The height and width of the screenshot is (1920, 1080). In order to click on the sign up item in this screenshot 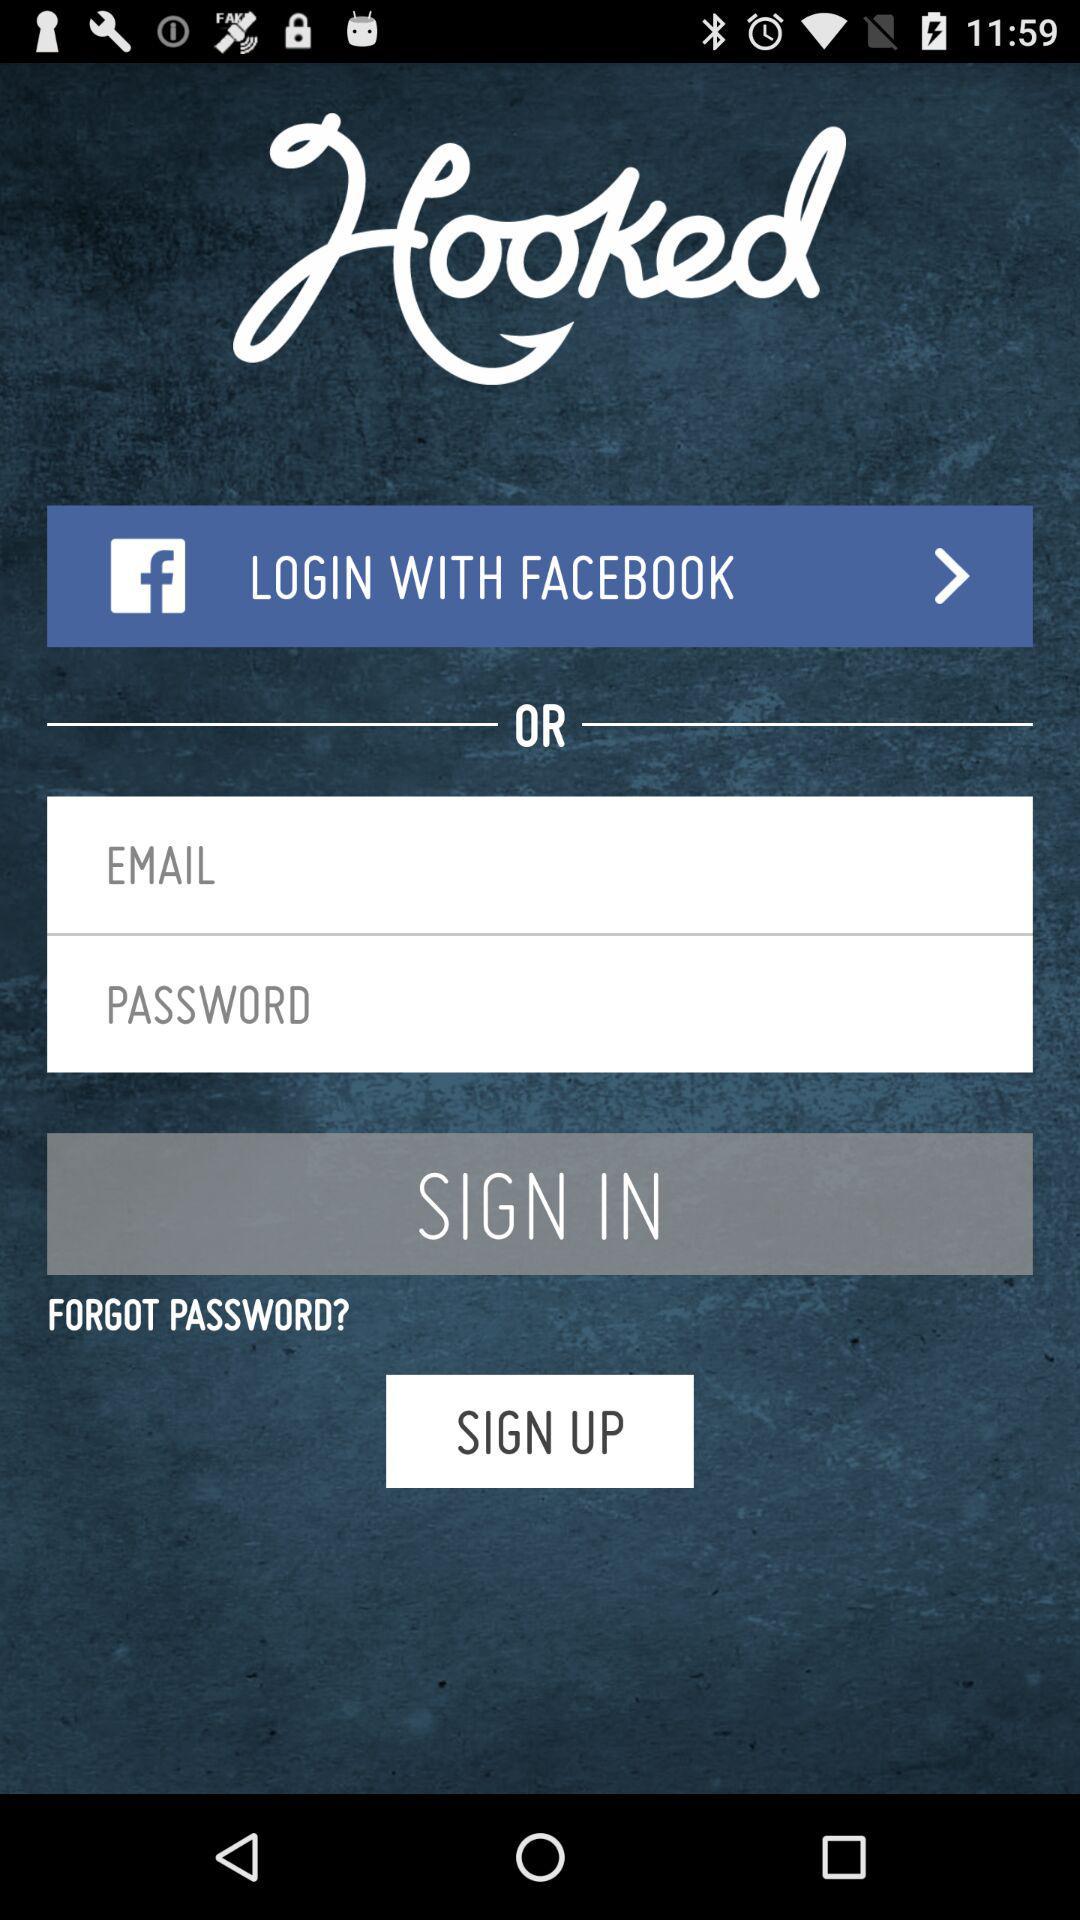, I will do `click(540, 1430)`.